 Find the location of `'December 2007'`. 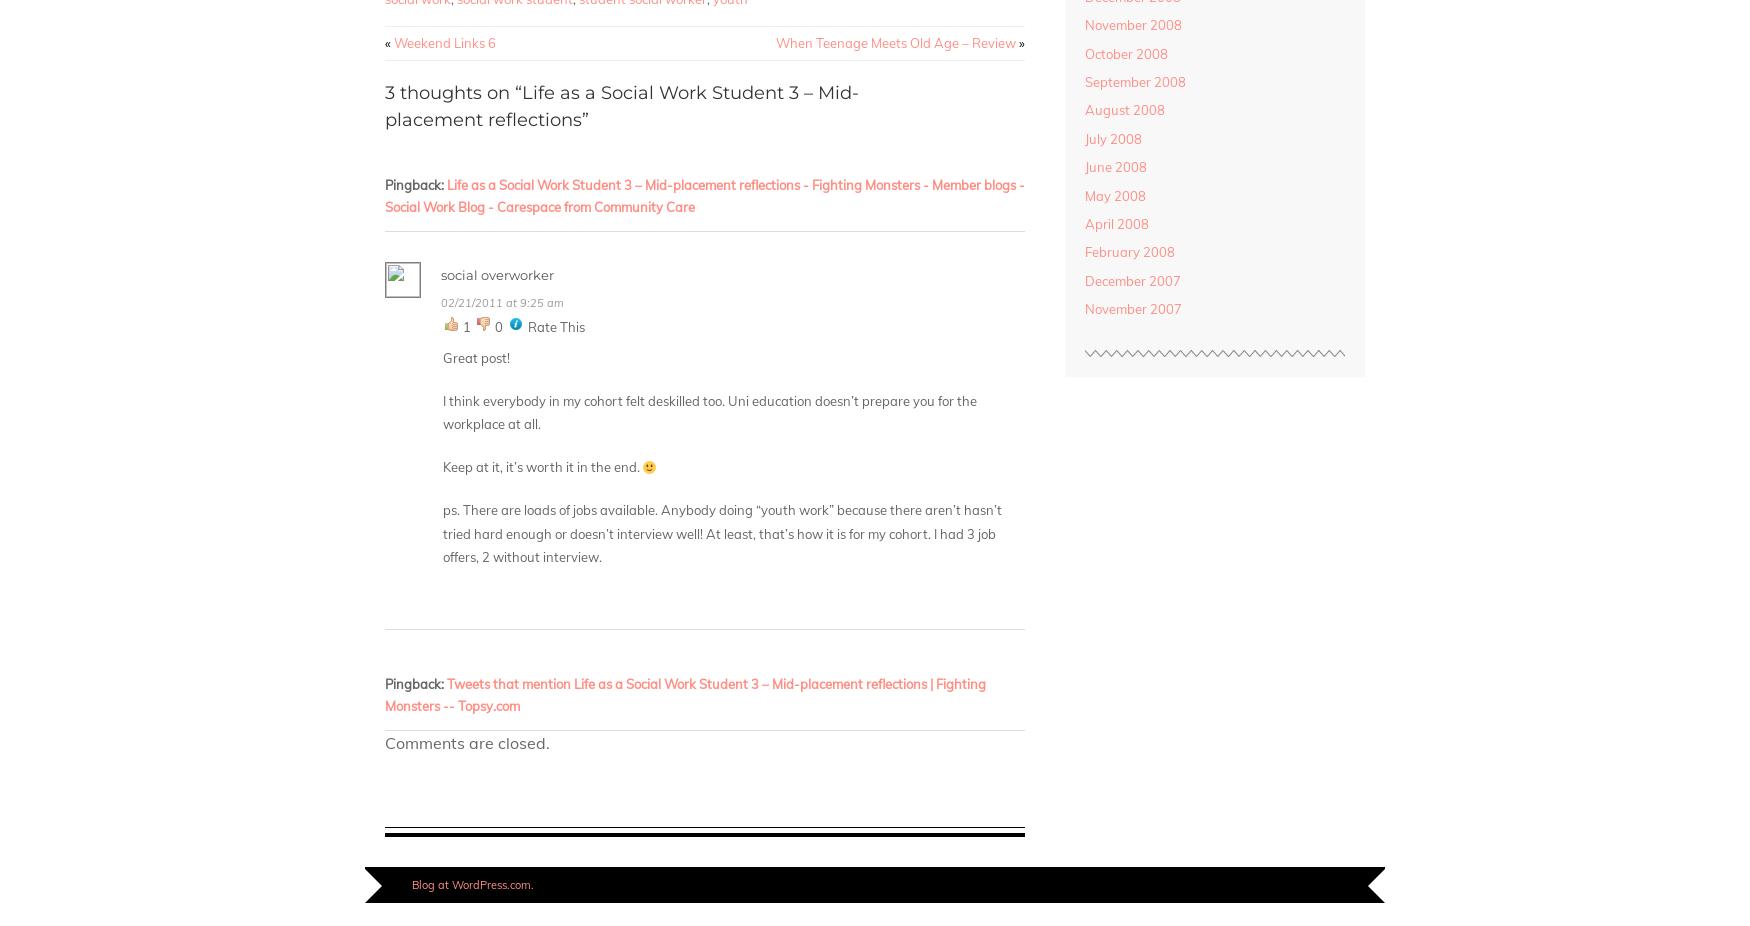

'December 2007' is located at coordinates (1131, 280).